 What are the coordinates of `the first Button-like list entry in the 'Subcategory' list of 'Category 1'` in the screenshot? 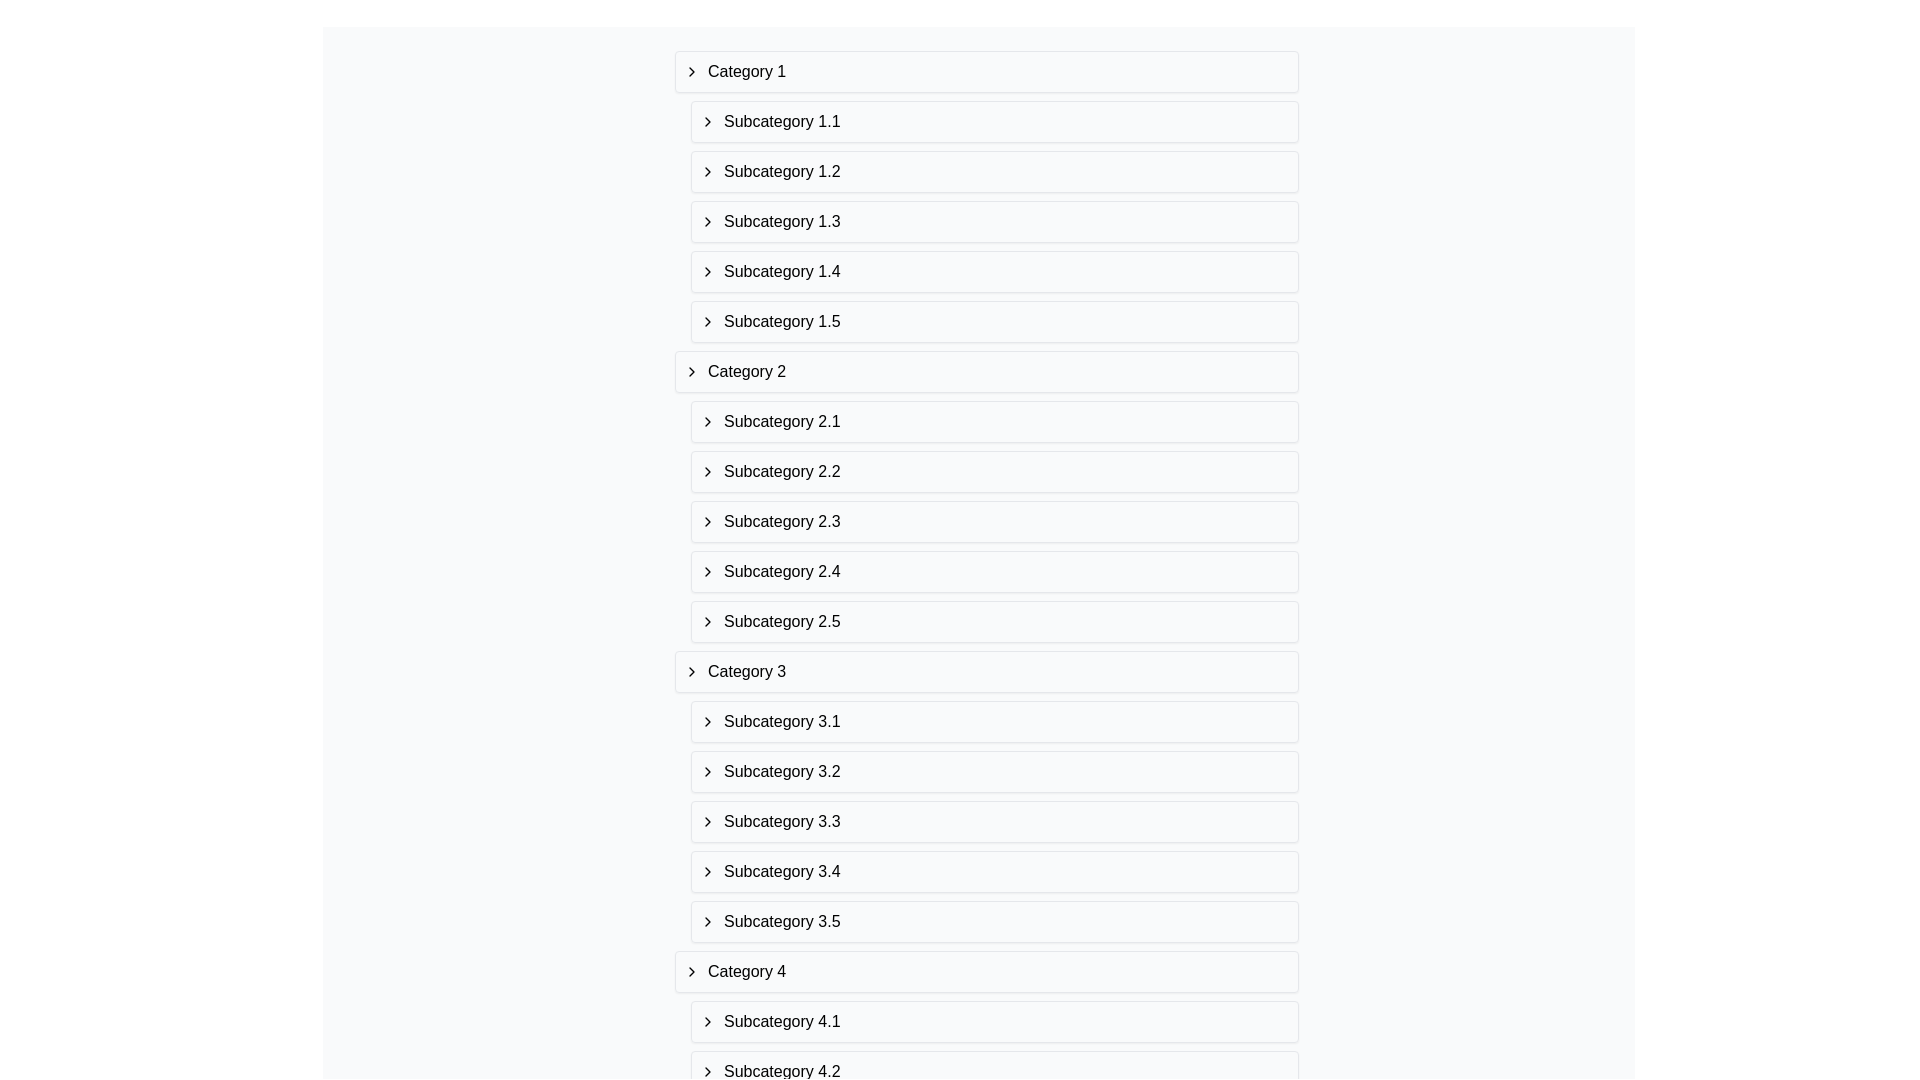 It's located at (994, 122).